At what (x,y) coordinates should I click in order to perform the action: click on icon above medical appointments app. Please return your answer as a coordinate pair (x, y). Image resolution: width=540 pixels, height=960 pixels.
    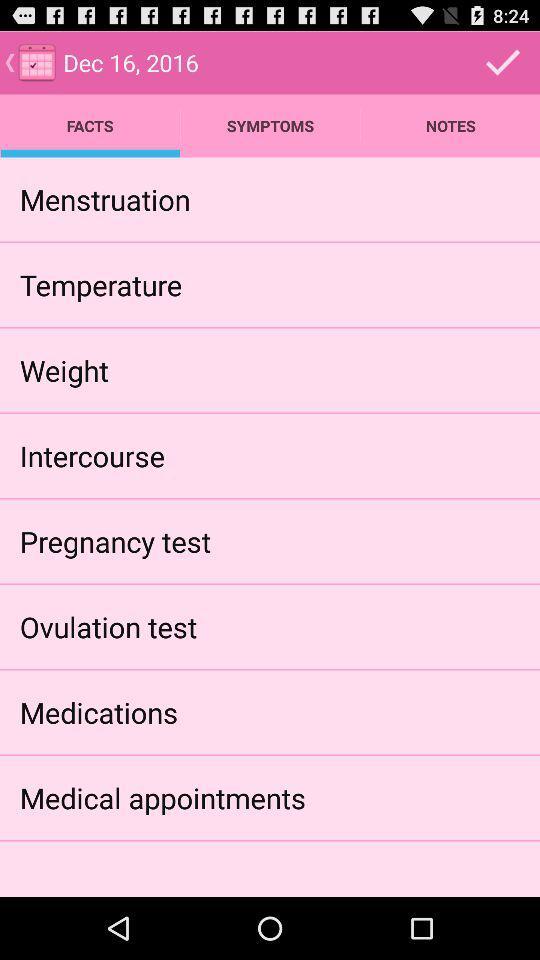
    Looking at the image, I should click on (97, 712).